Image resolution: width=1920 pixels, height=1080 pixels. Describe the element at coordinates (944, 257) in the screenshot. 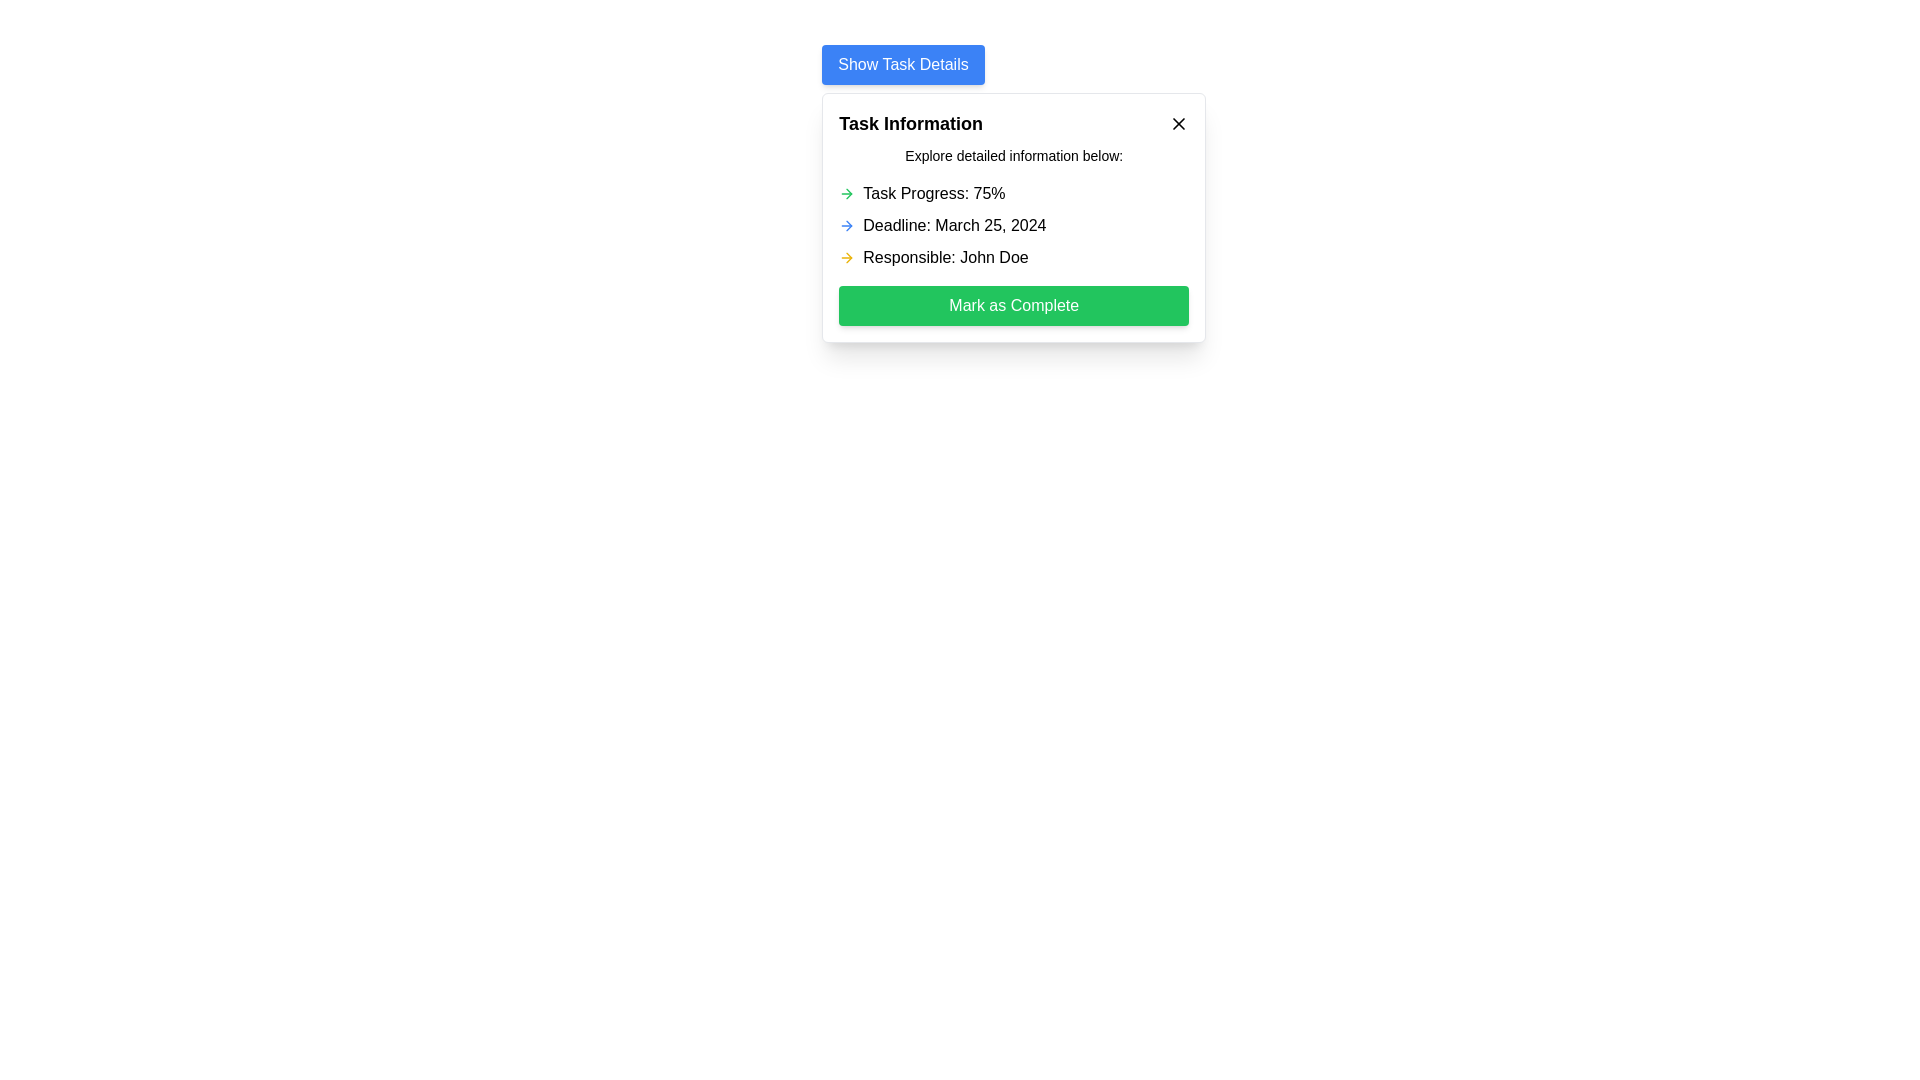

I see `the informational text display indicating the responsible person for the task, which shows 'John Doe', located between the deadline text and the 'Mark as Complete' button` at that location.